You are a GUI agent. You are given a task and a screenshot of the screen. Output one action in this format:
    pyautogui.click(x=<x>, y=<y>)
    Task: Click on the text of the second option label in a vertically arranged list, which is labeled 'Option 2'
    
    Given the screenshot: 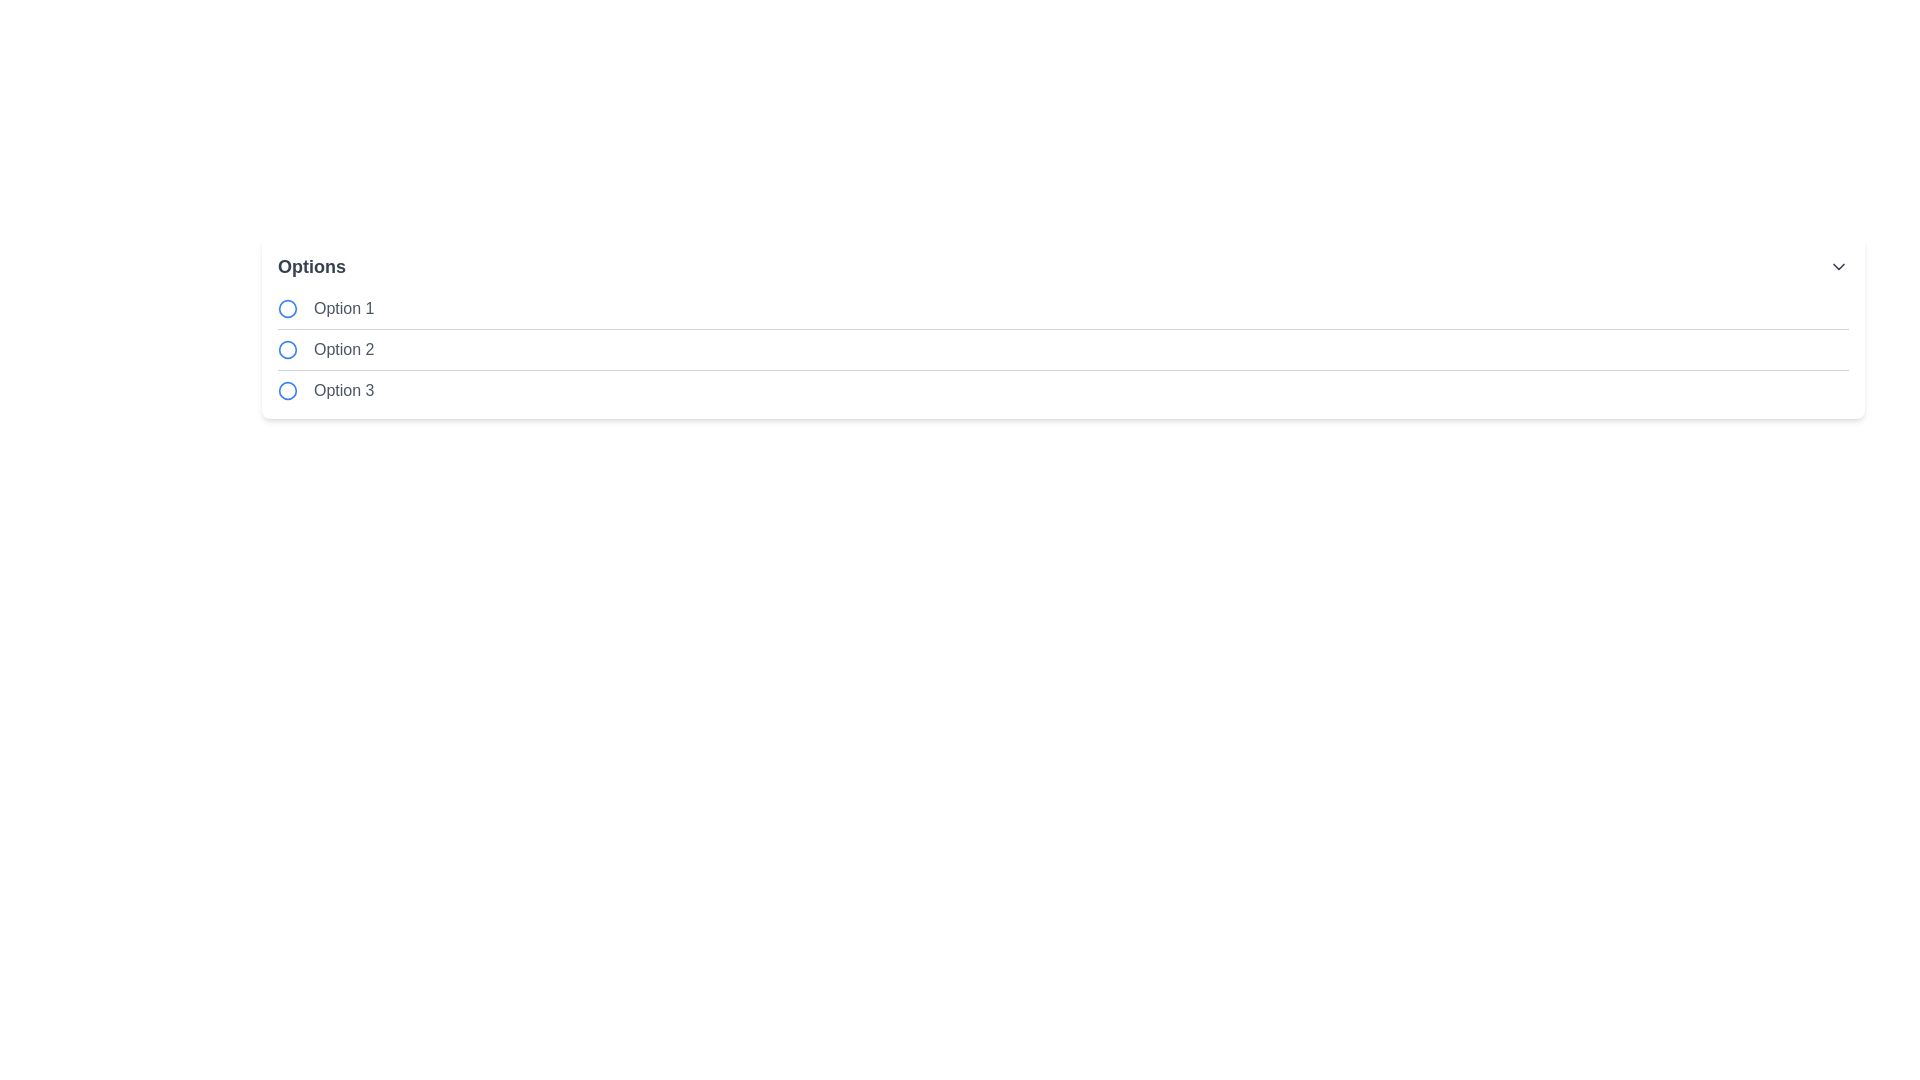 What is the action you would take?
    pyautogui.click(x=344, y=349)
    